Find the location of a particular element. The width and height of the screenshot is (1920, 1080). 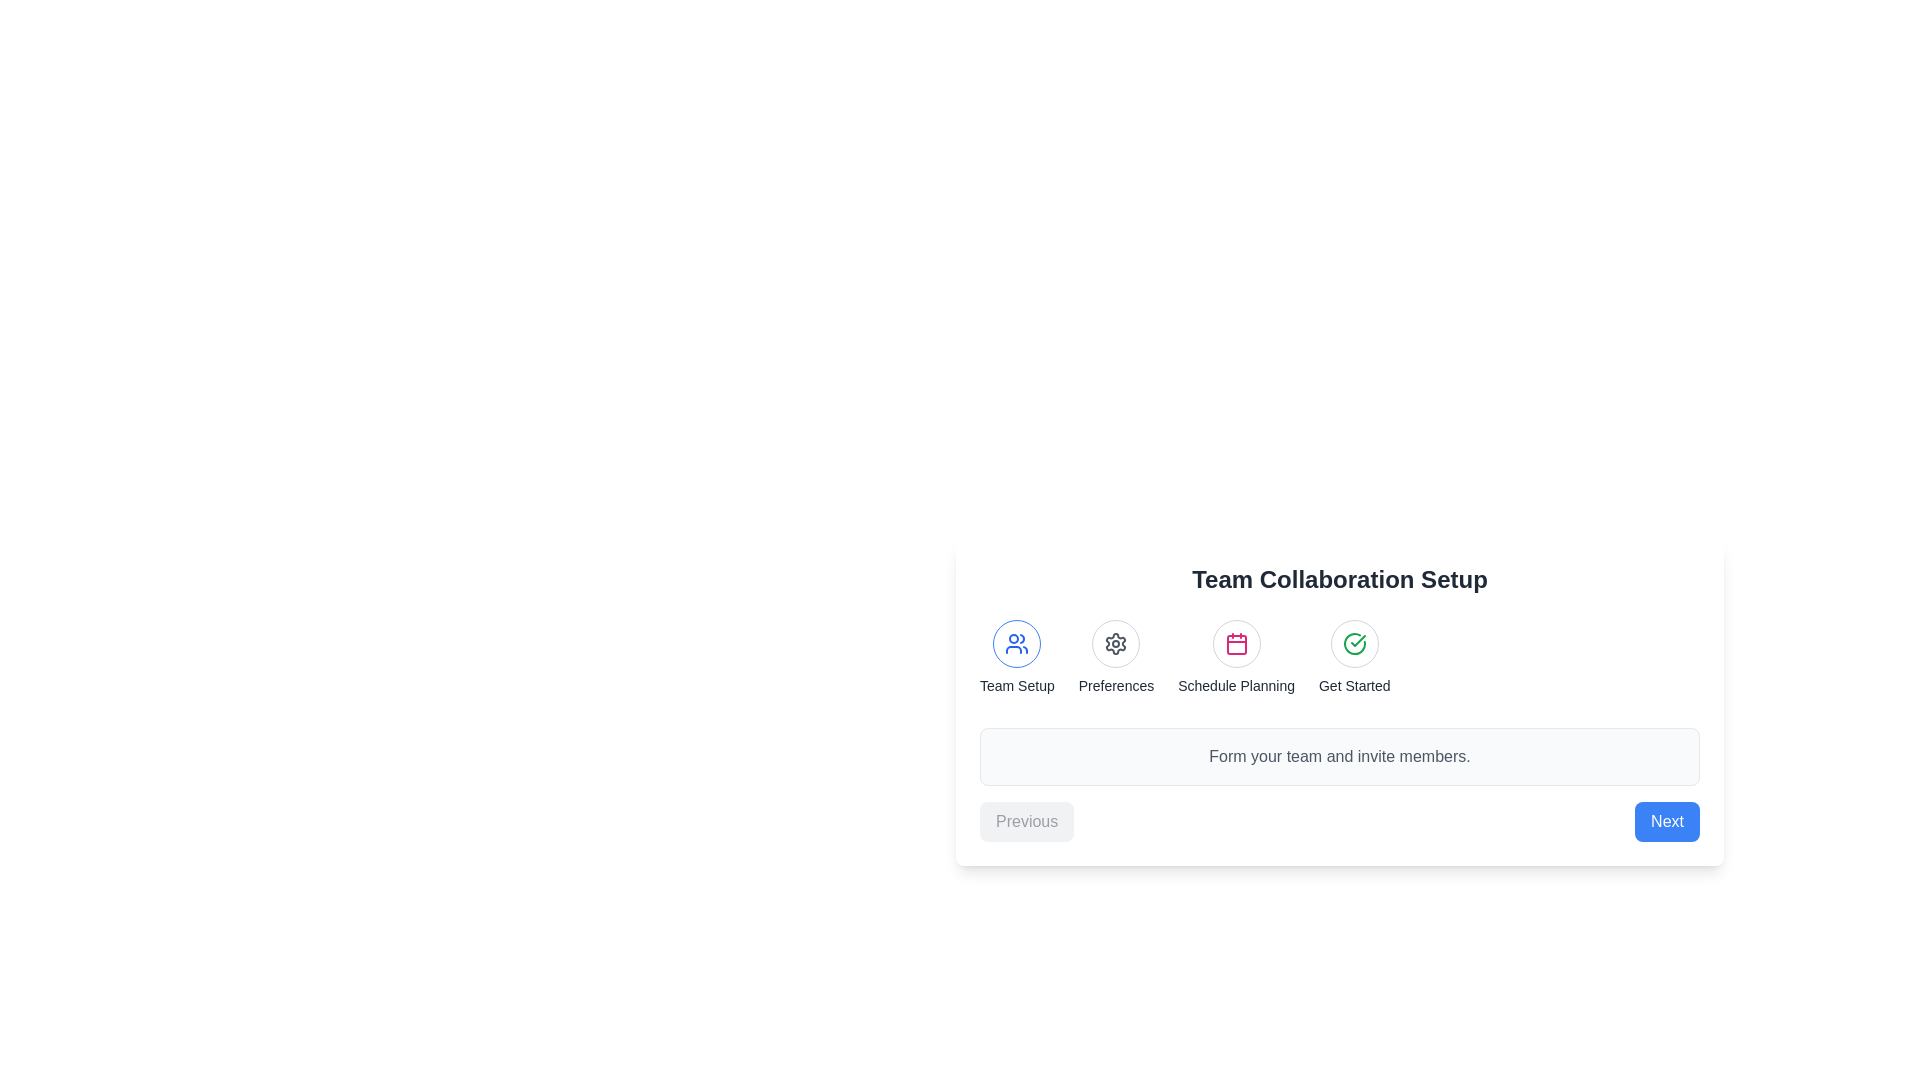

the circular gear icon located above the text label 'Preferences', which is the second icon among four horizontally aligned icons is located at coordinates (1115, 644).